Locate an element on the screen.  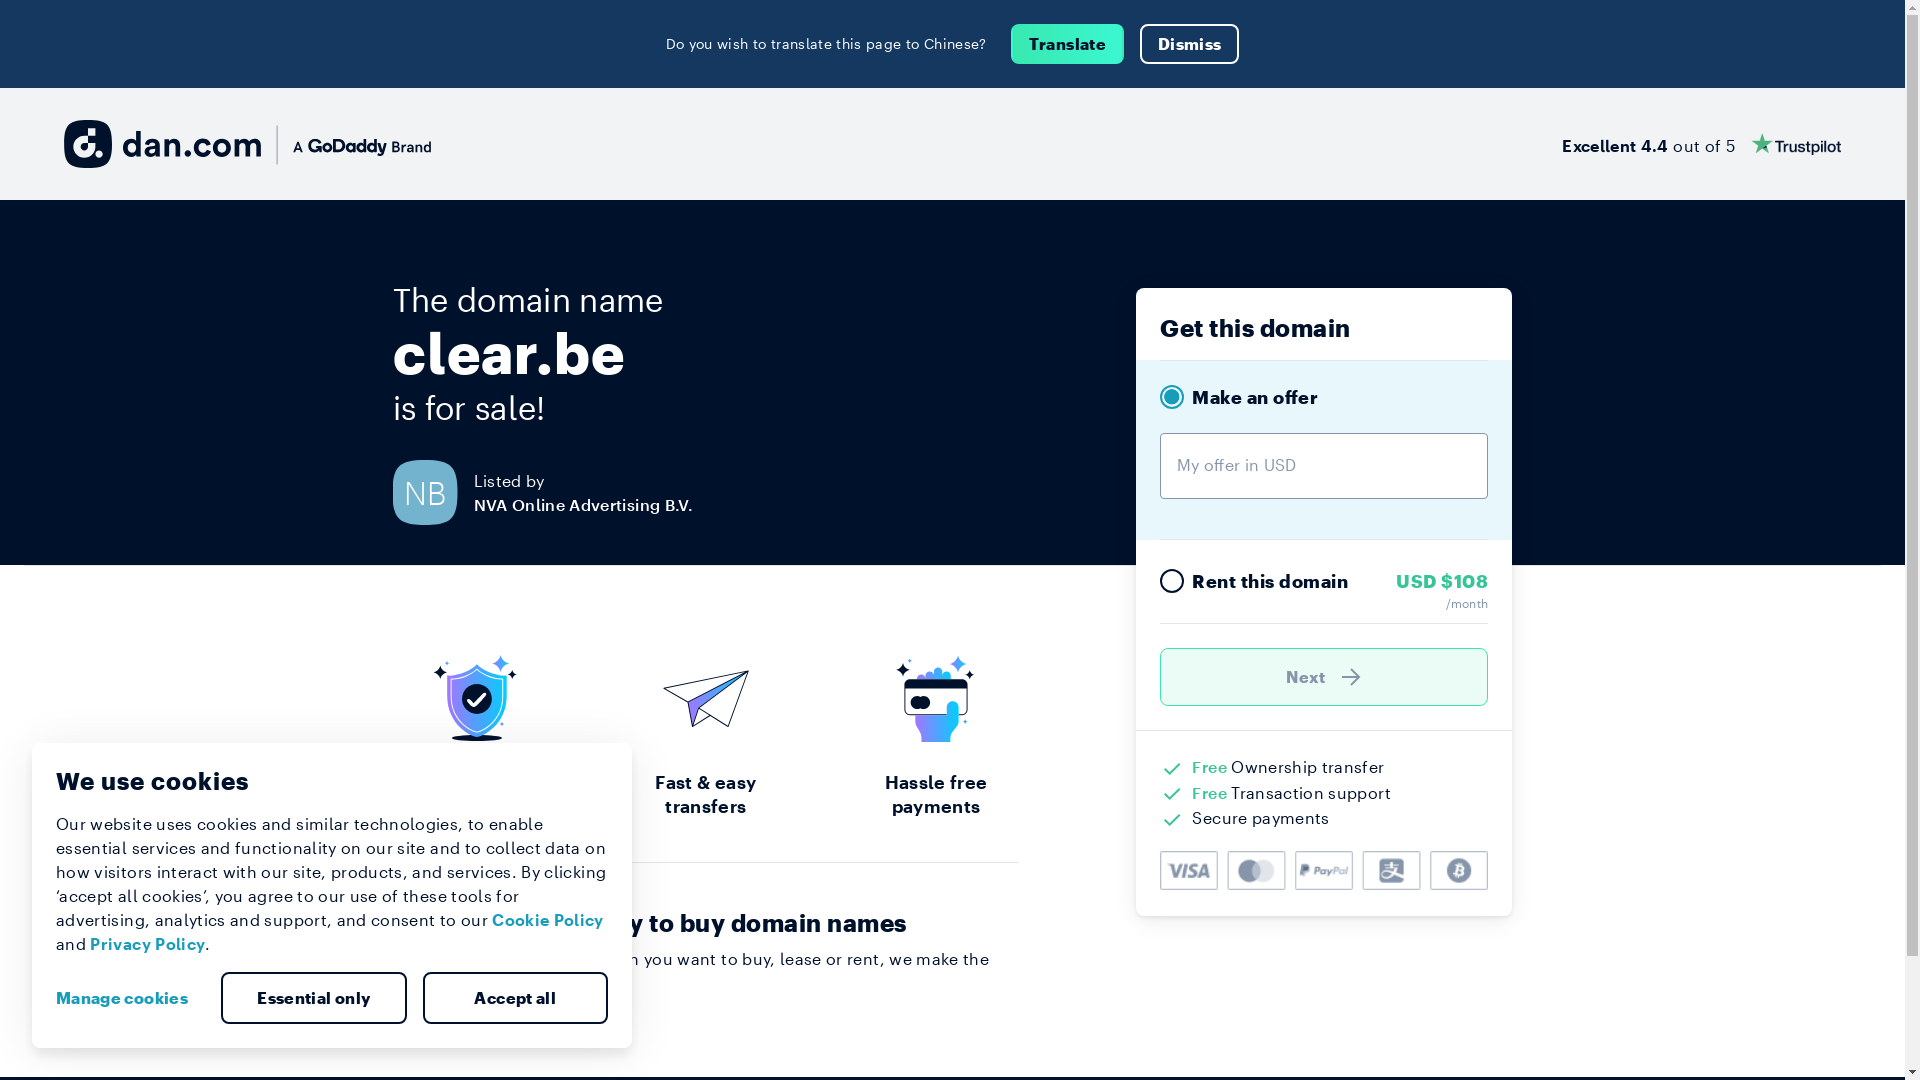
'Translate' is located at coordinates (1066, 43).